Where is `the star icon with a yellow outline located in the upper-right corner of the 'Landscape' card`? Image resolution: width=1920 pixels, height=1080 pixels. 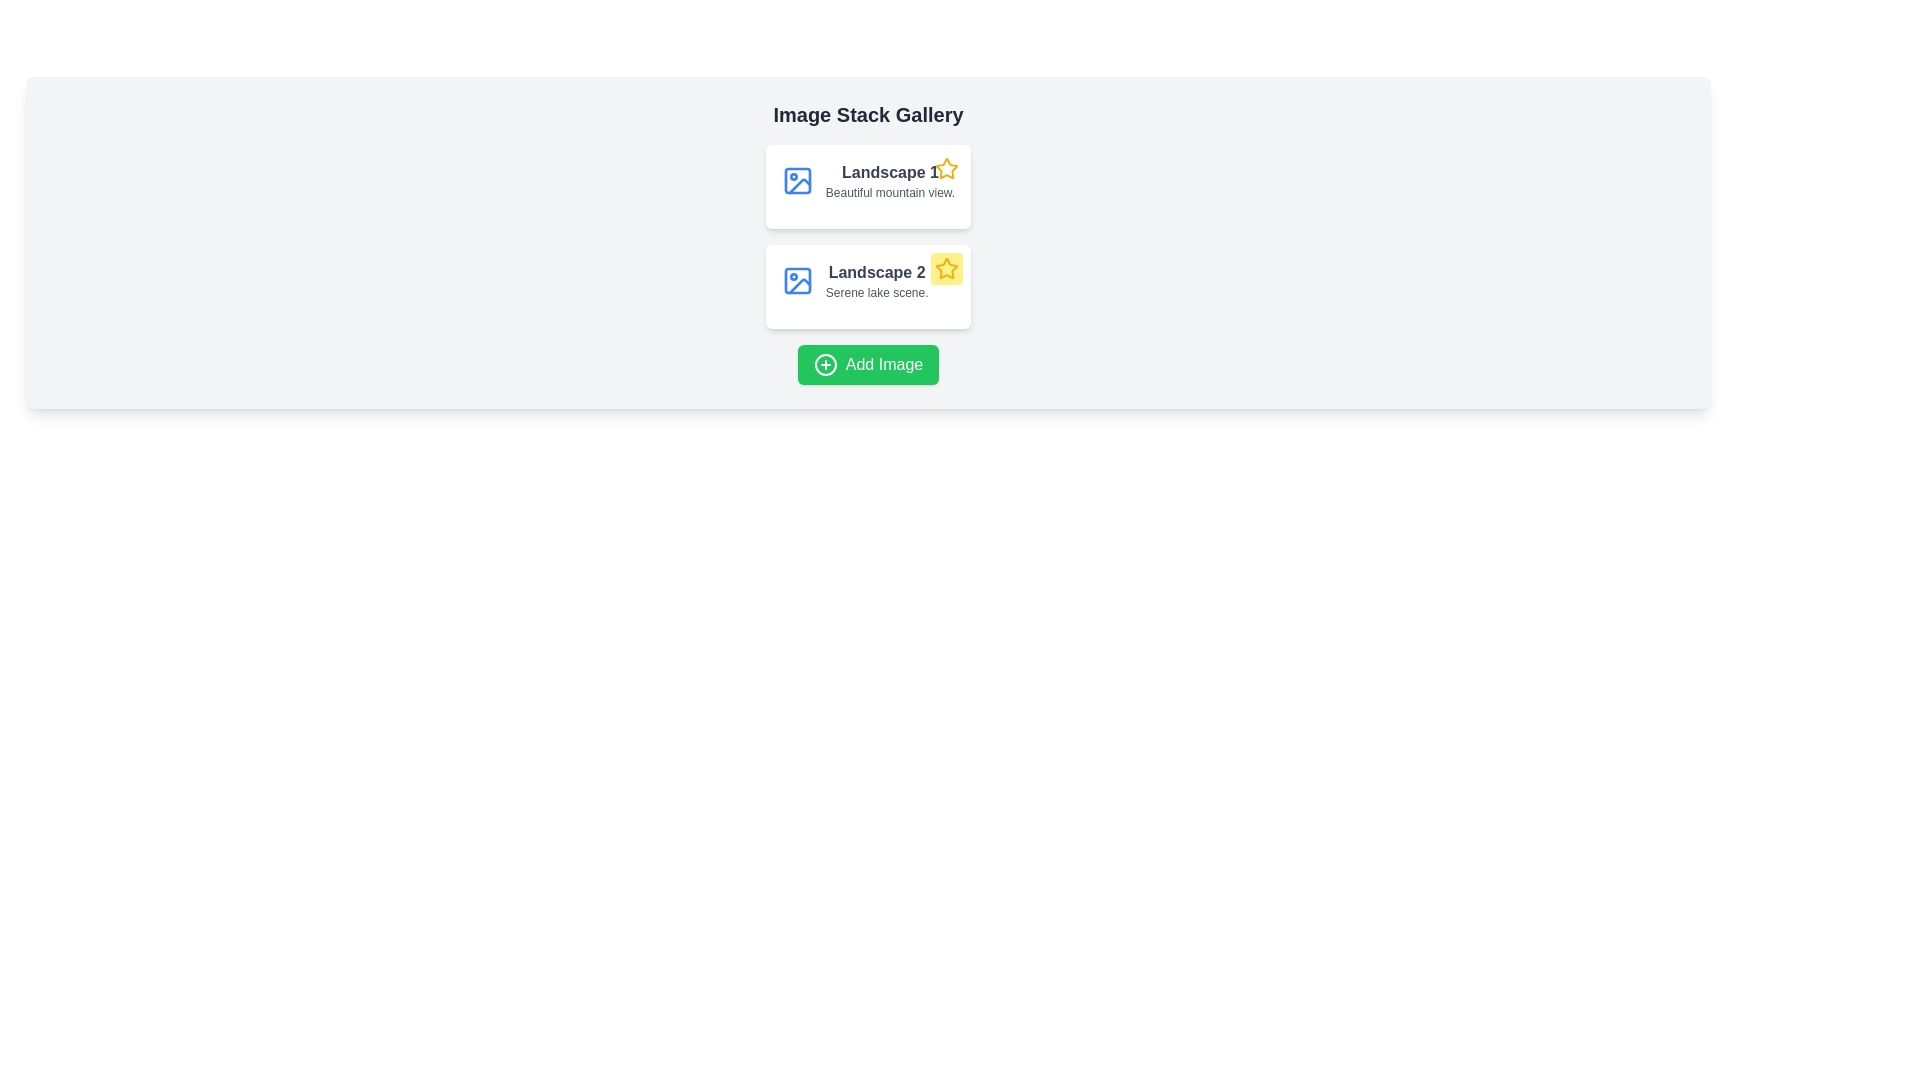 the star icon with a yellow outline located in the upper-right corner of the 'Landscape' card is located at coordinates (946, 168).